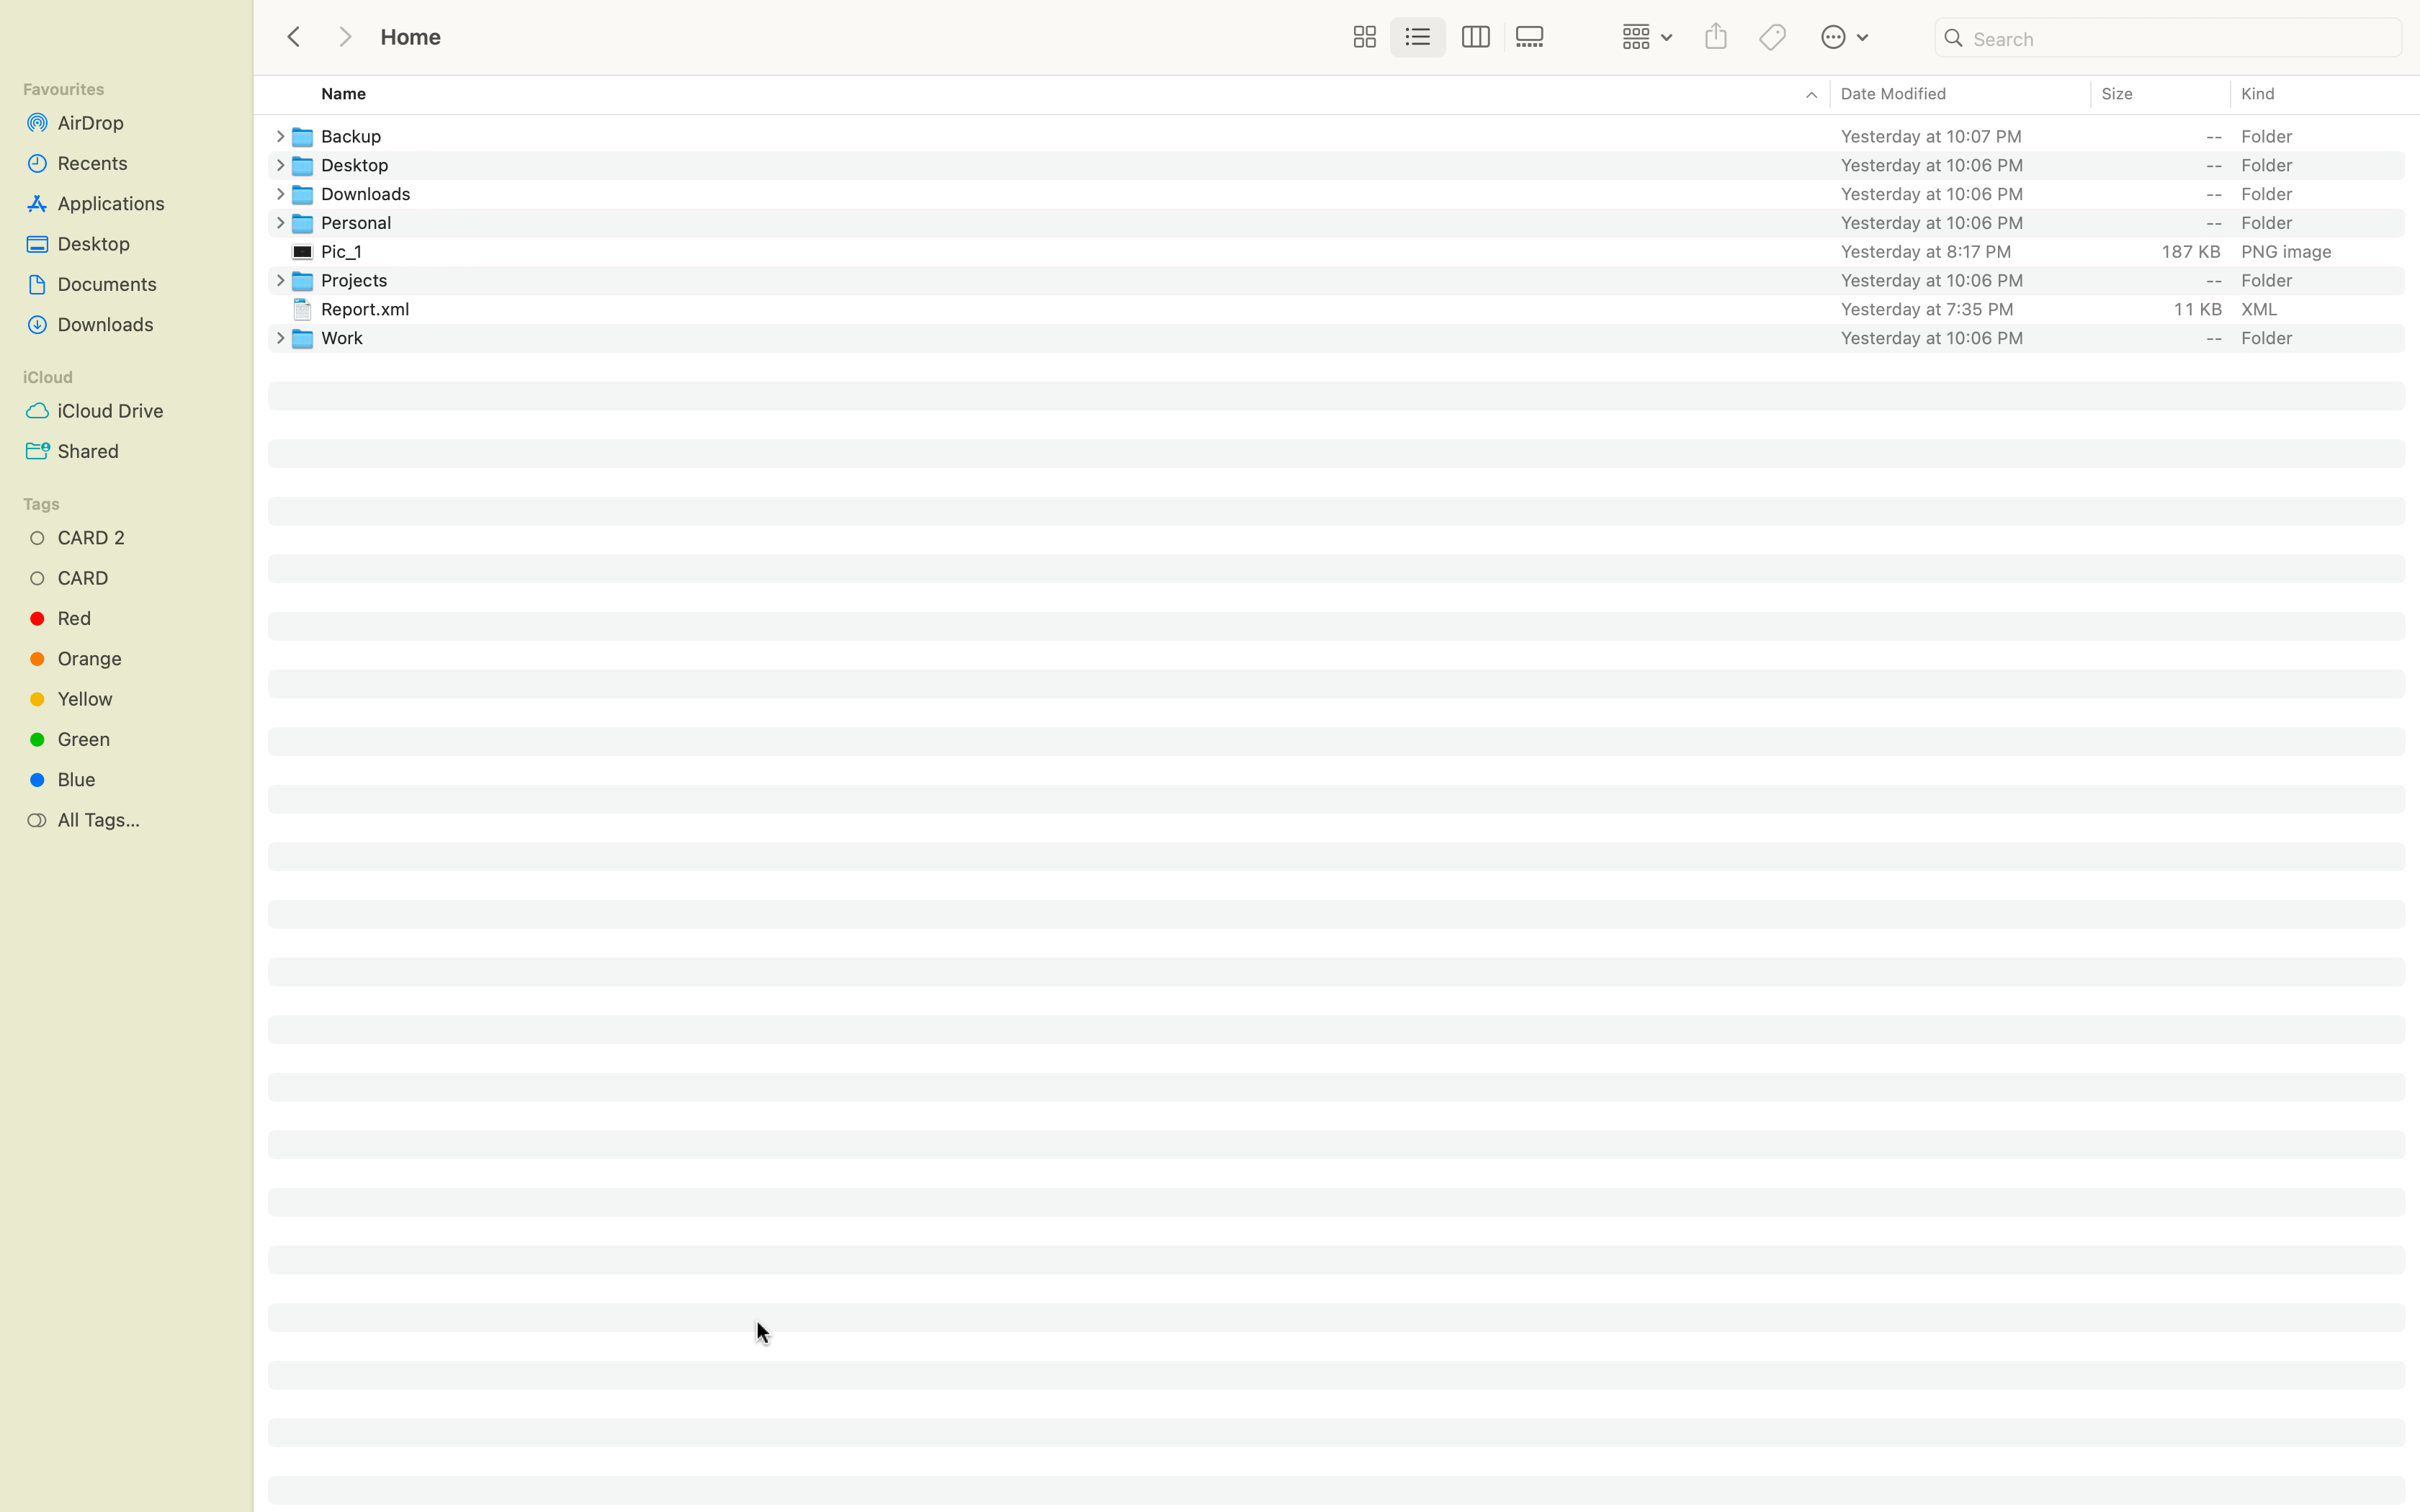  I want to click on the Downloads folder and then revert to the preceding folder, so click(1355, 191).